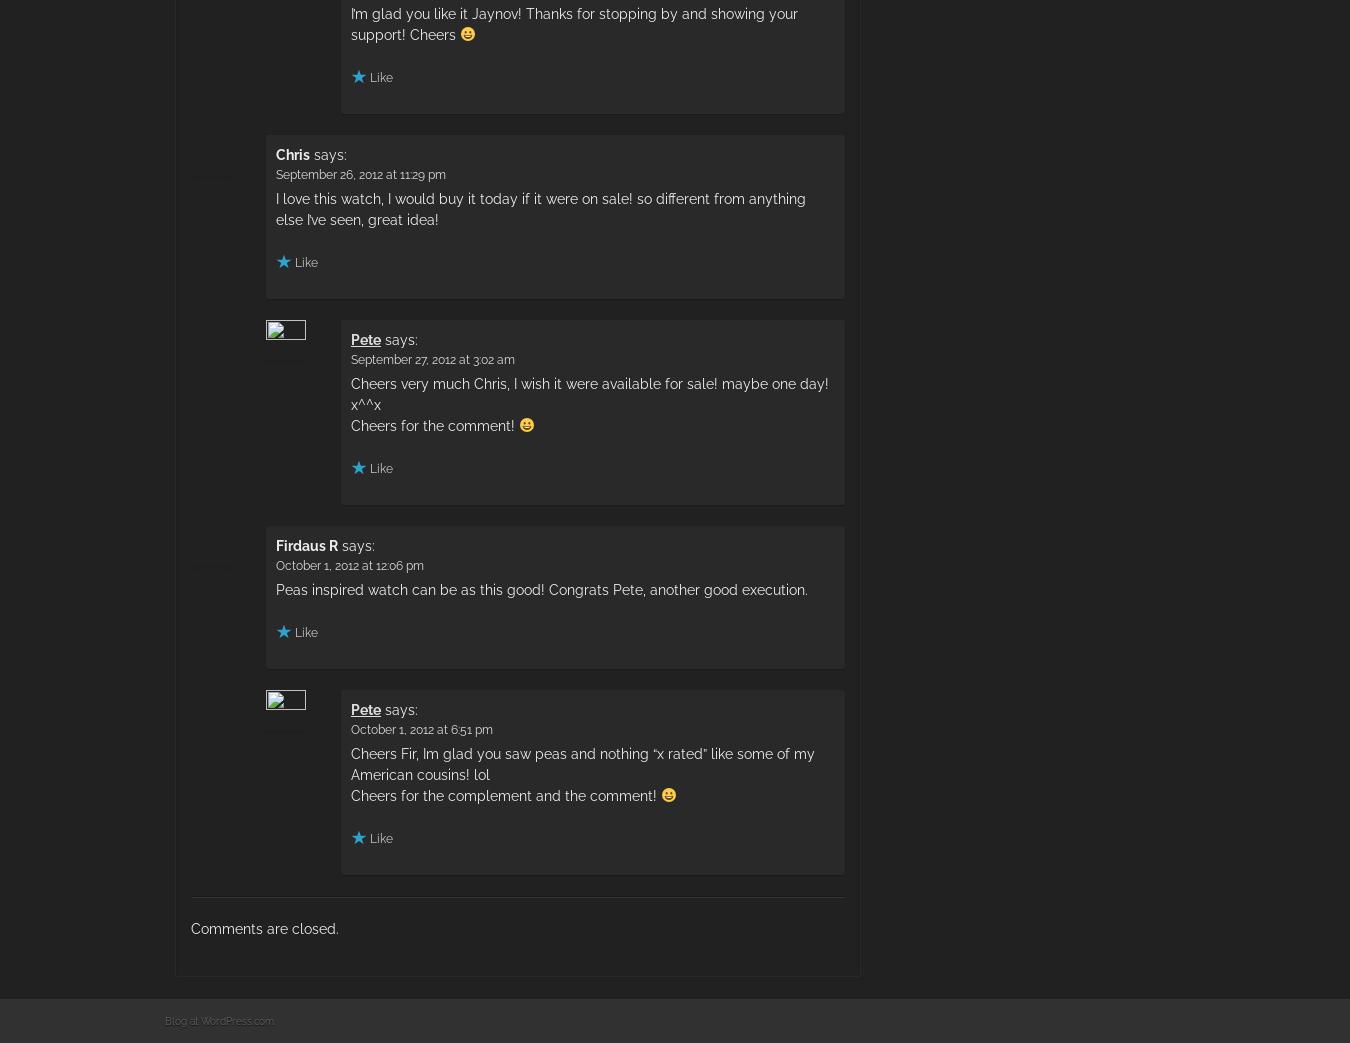 This screenshot has width=1350, height=1043. What do you see at coordinates (583, 762) in the screenshot?
I see `'Cheers Fir, Im glad you saw peas and nothing “x rated” like some of my American cousins! lol'` at bounding box center [583, 762].